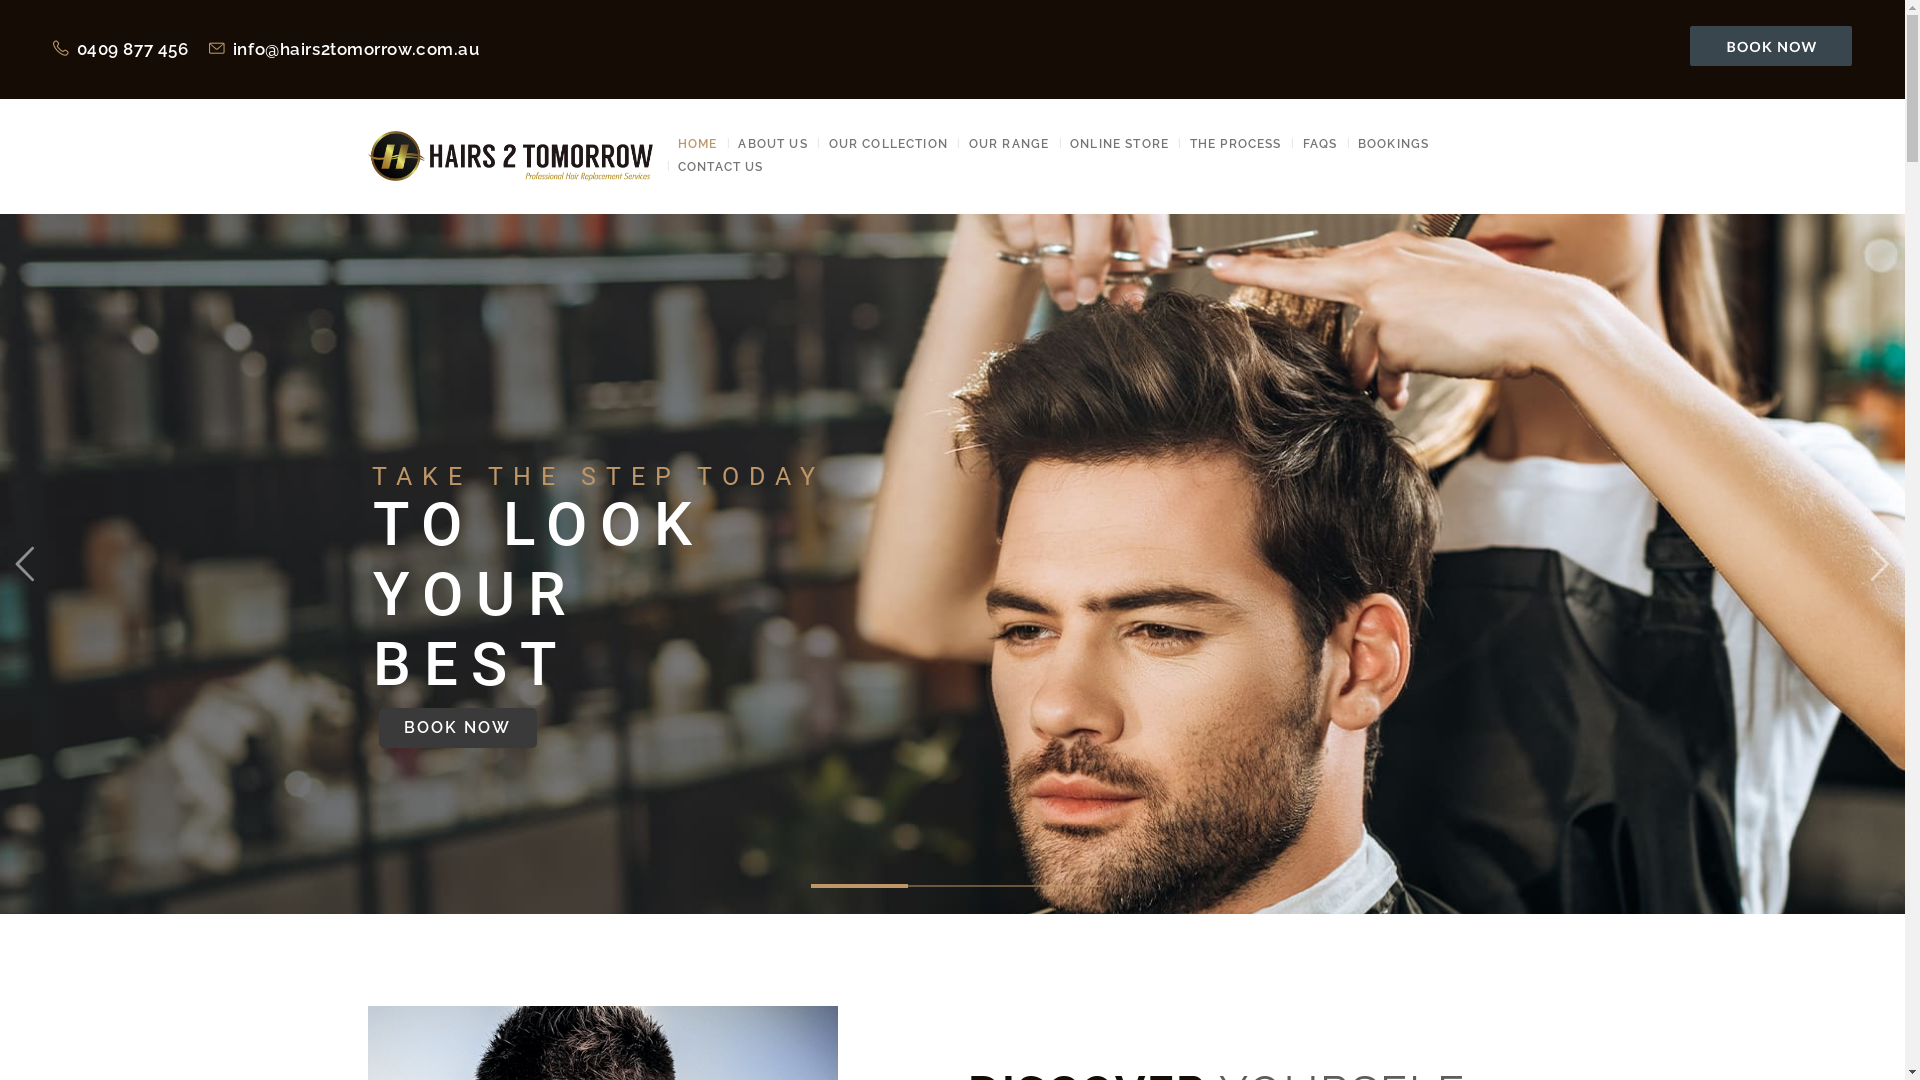 The image size is (1920, 1080). What do you see at coordinates (1008, 143) in the screenshot?
I see `'OUR RANGE'` at bounding box center [1008, 143].